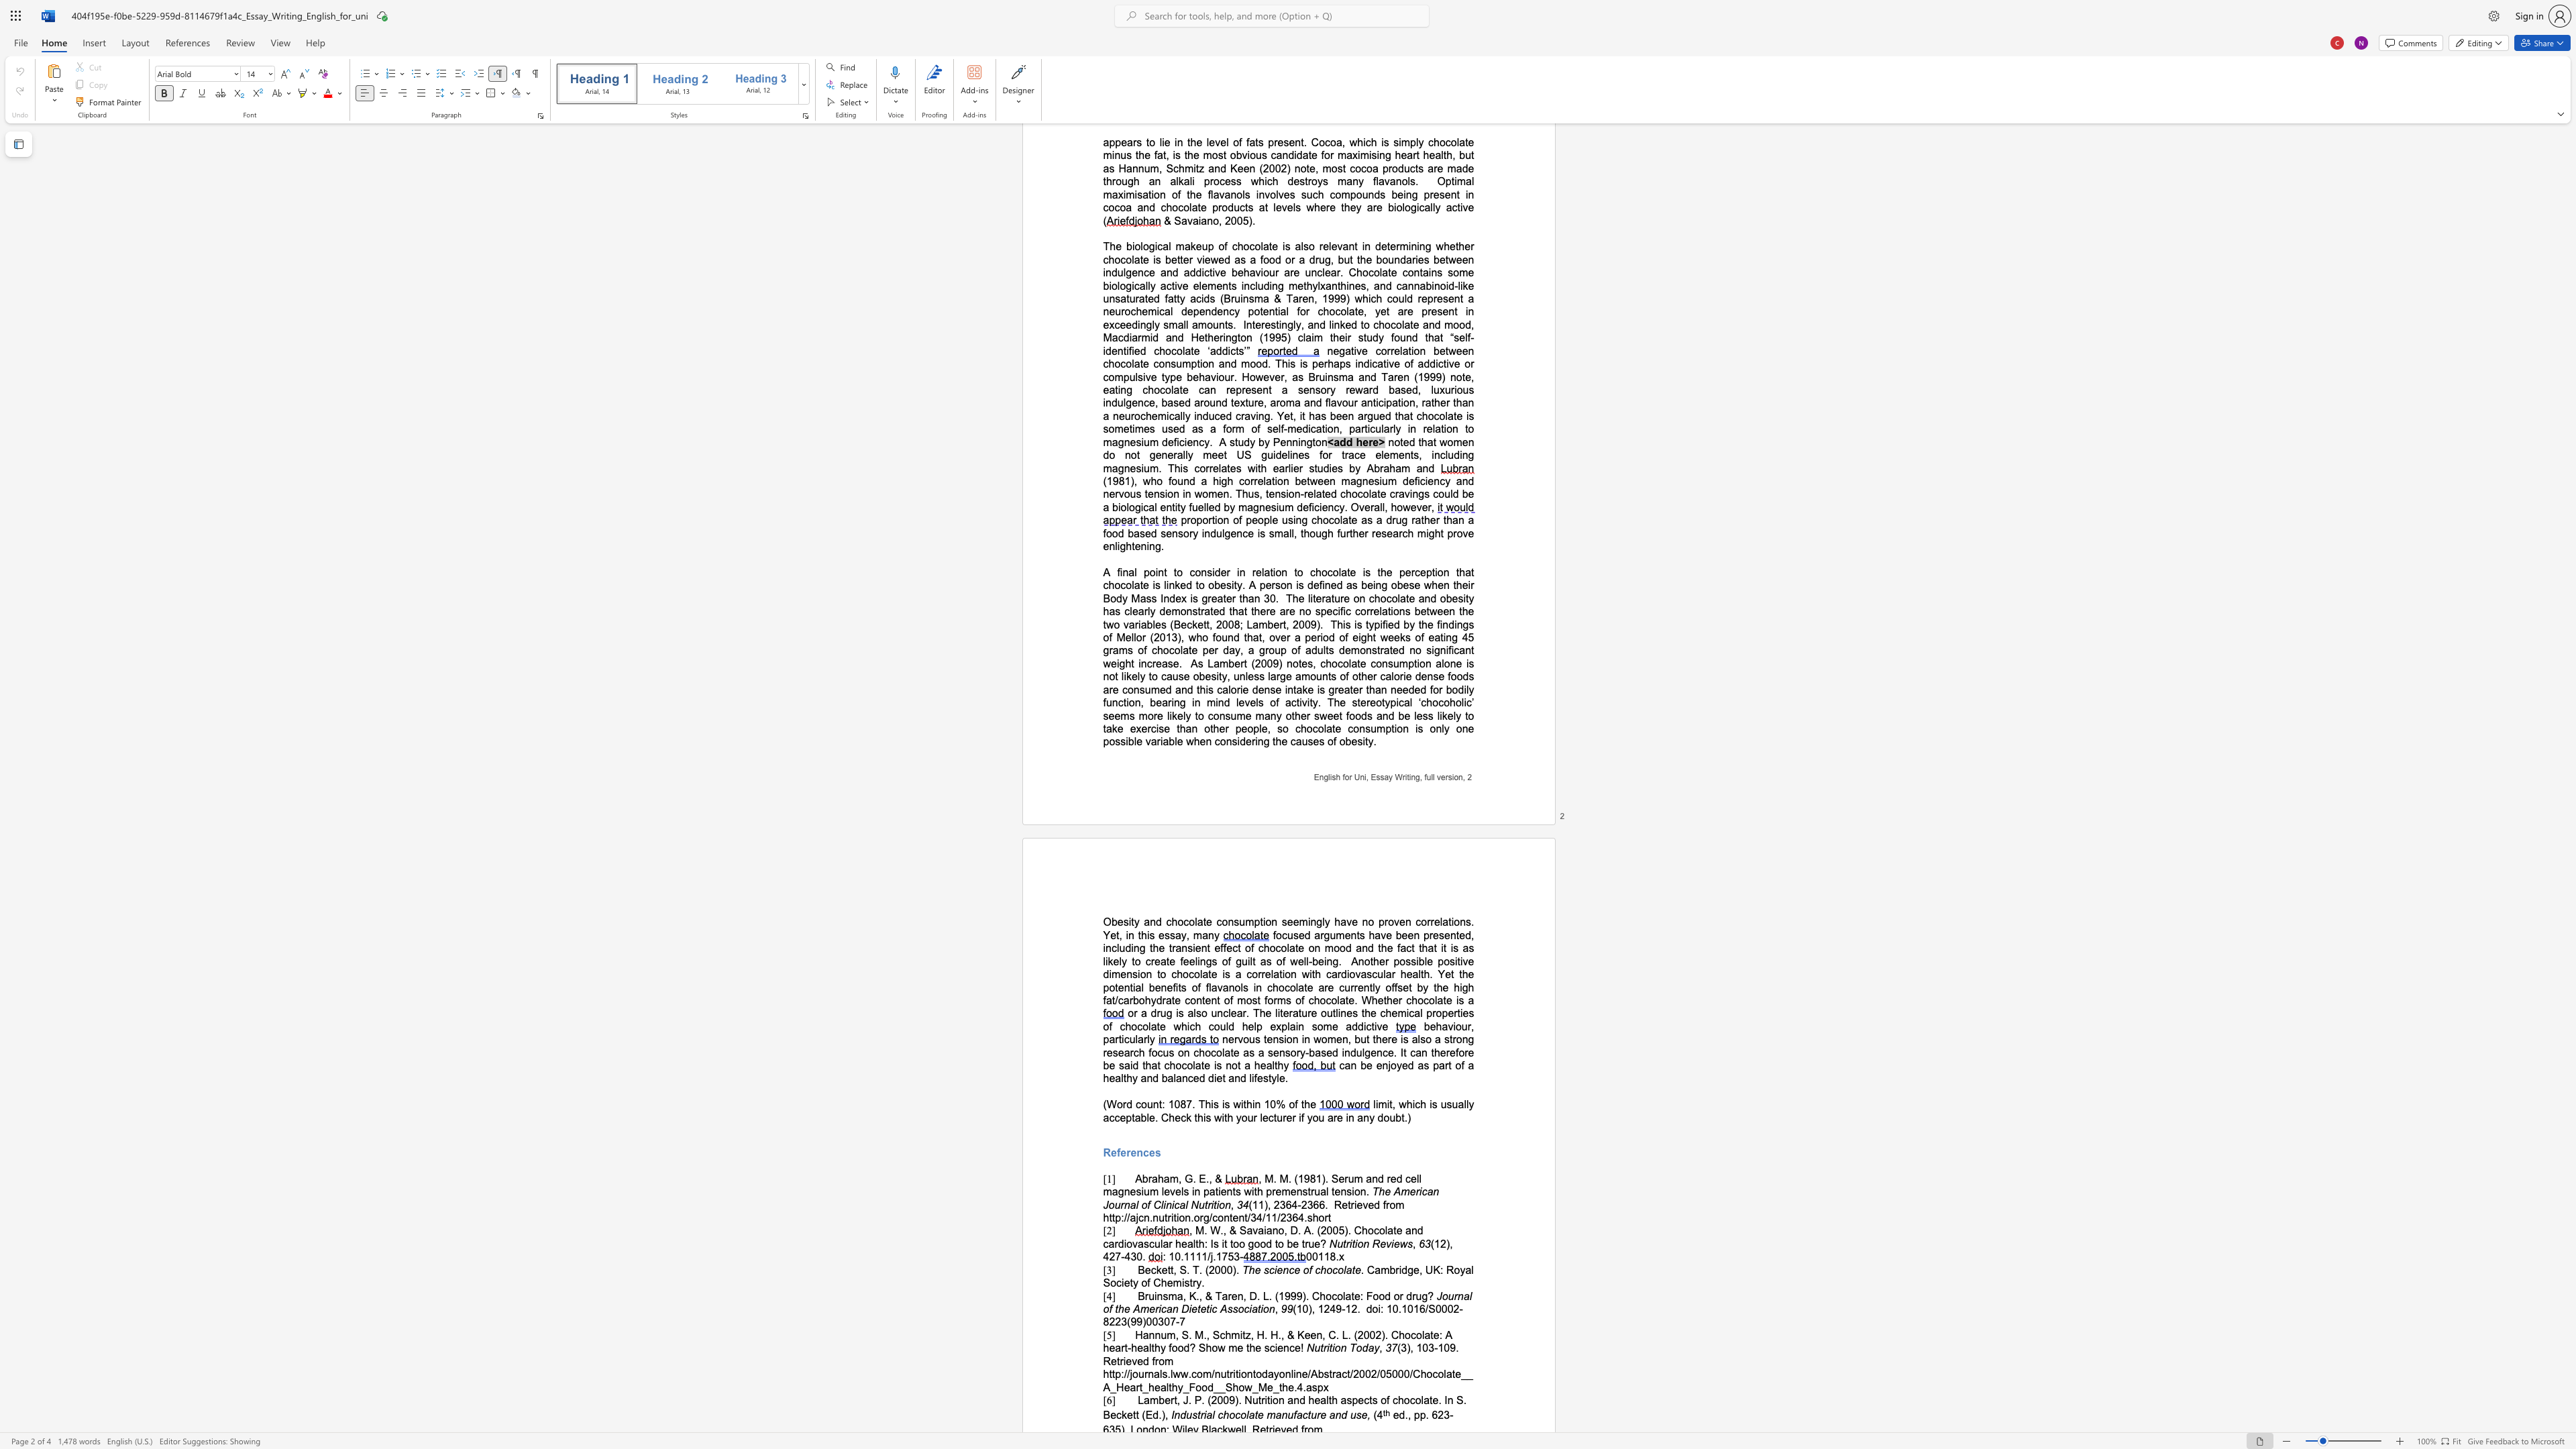 This screenshot has height=1449, width=2576. What do you see at coordinates (1161, 1256) in the screenshot?
I see `the subset text ": 10.1111/j.17" within the text ": 10.1111/j.1753-"` at bounding box center [1161, 1256].